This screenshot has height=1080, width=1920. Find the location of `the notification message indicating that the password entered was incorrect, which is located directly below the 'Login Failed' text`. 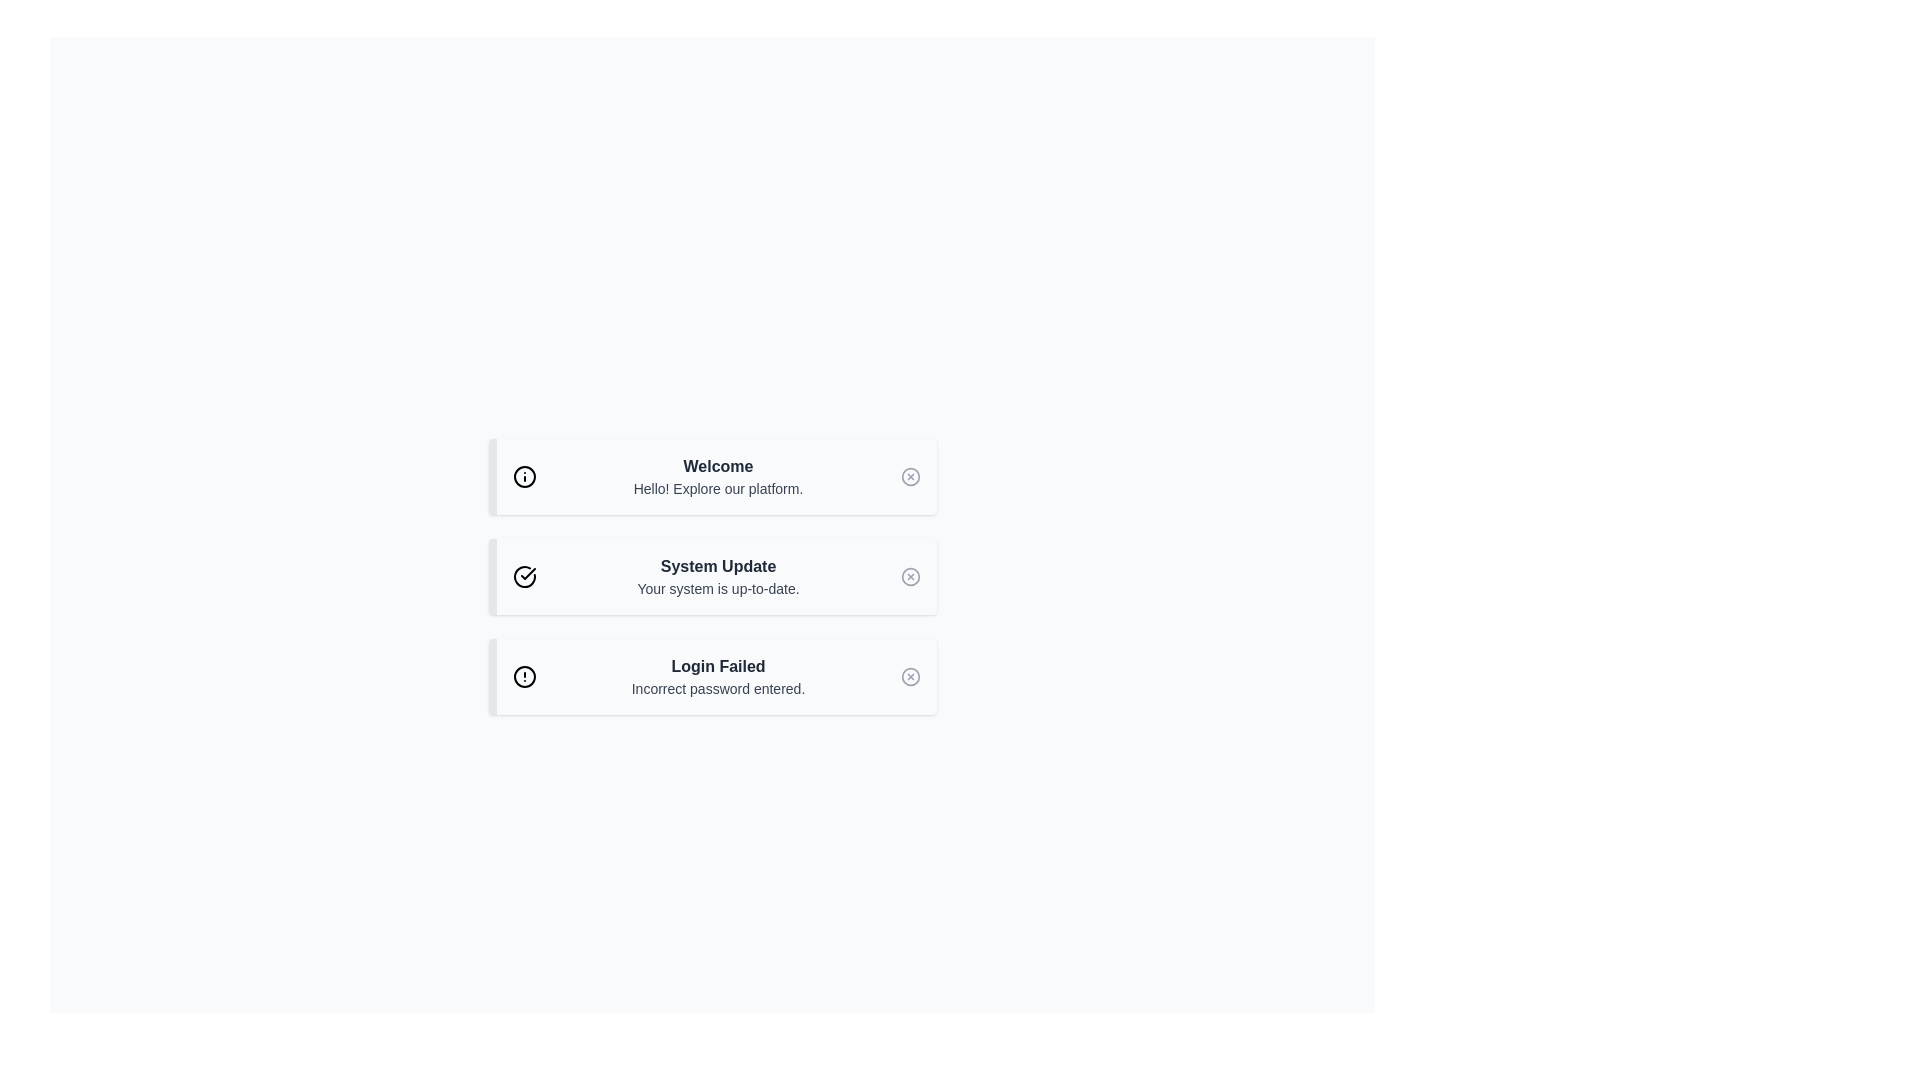

the notification message indicating that the password entered was incorrect, which is located directly below the 'Login Failed' text is located at coordinates (718, 688).